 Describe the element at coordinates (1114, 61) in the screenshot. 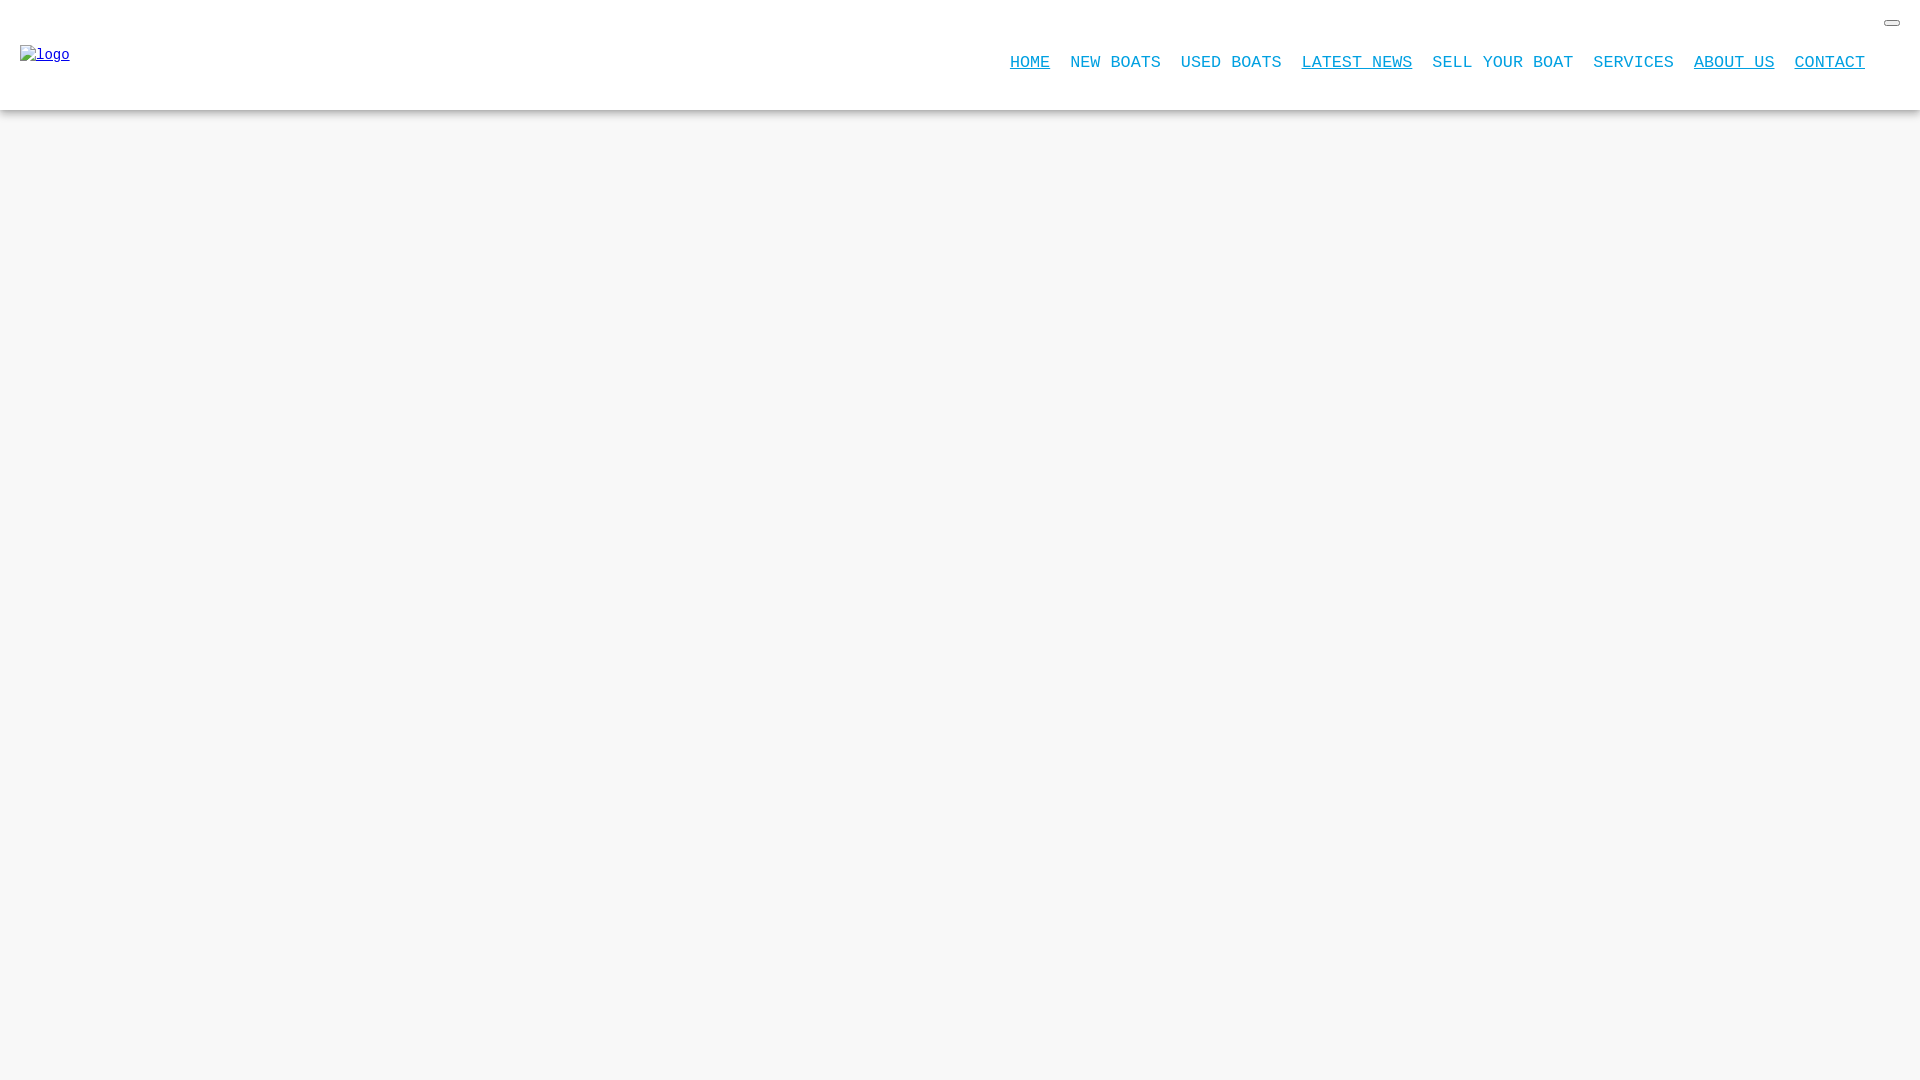

I see `'NEW BOATS'` at that location.